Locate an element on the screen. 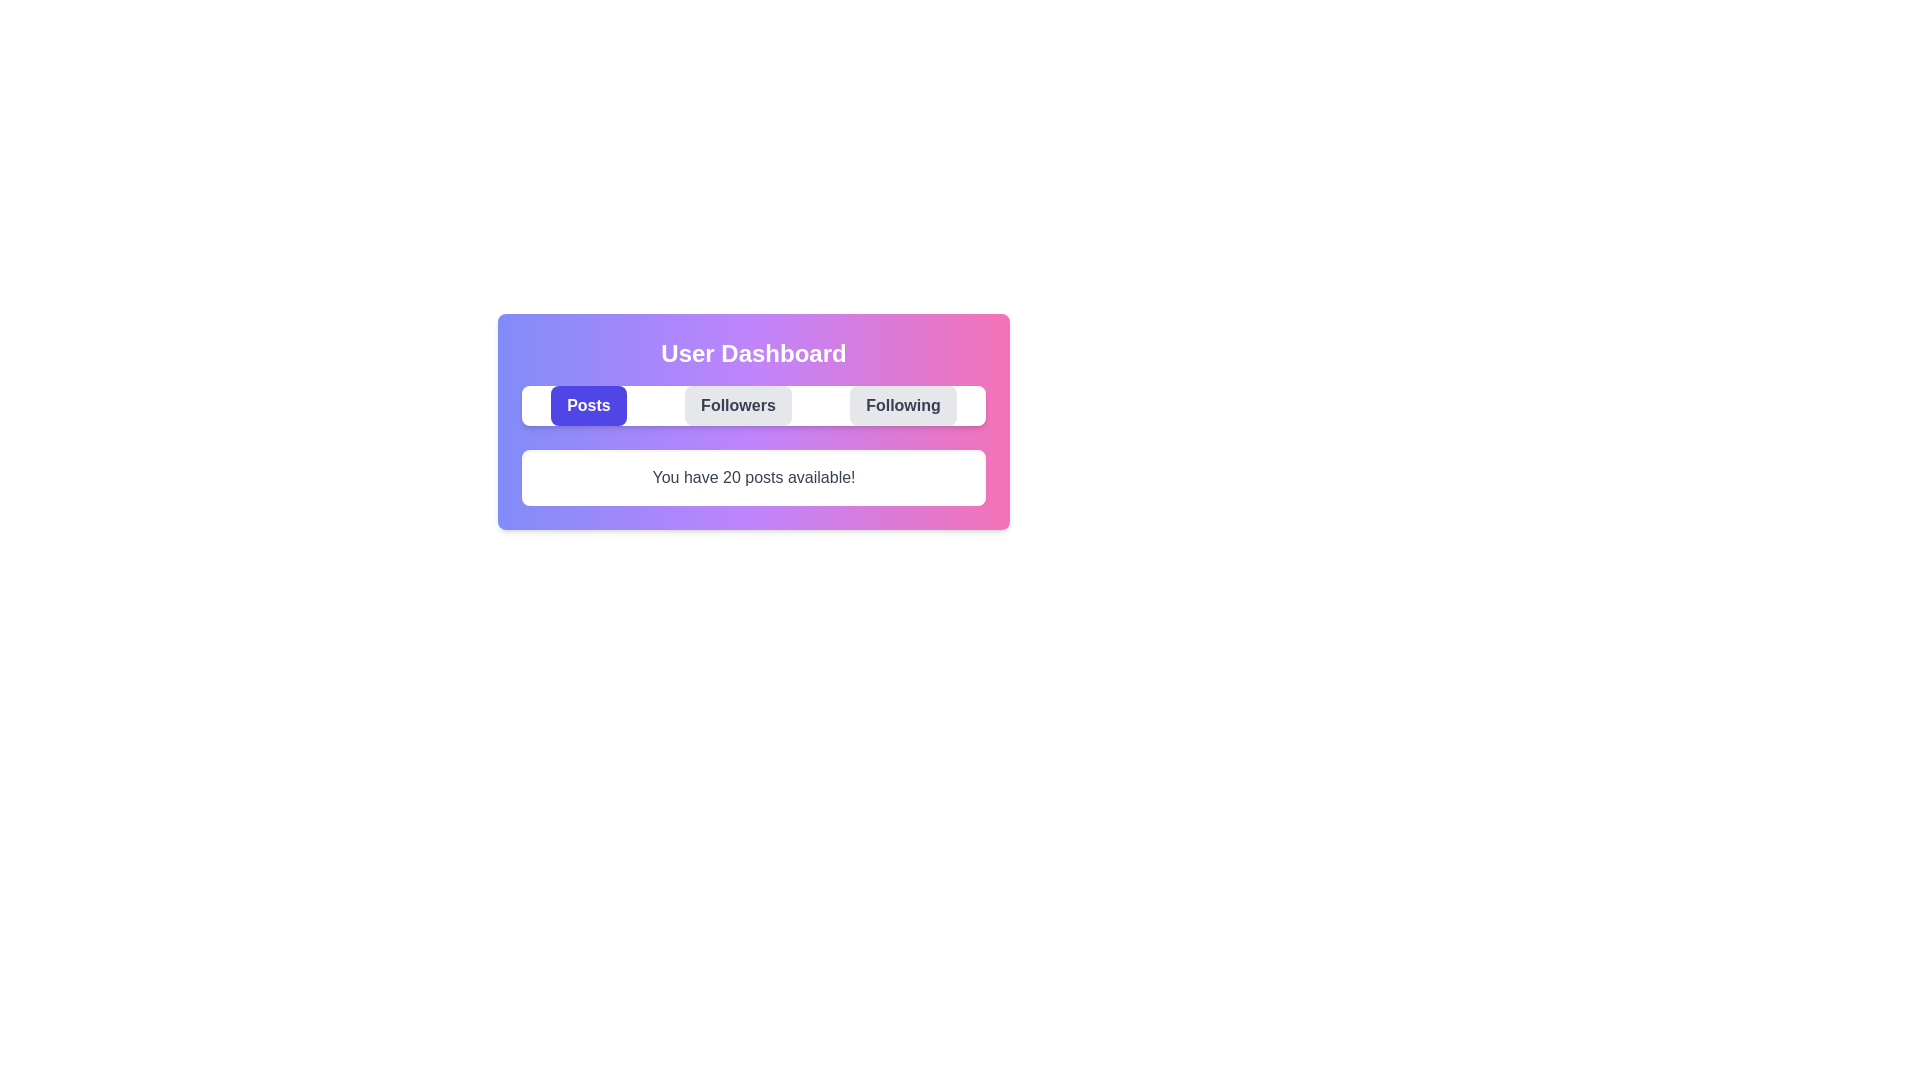 The height and width of the screenshot is (1080, 1920). the navigation bar buttons located at the top-center of the user dashboard to switch between content views (Posts, Followers, Following) is located at coordinates (752, 405).